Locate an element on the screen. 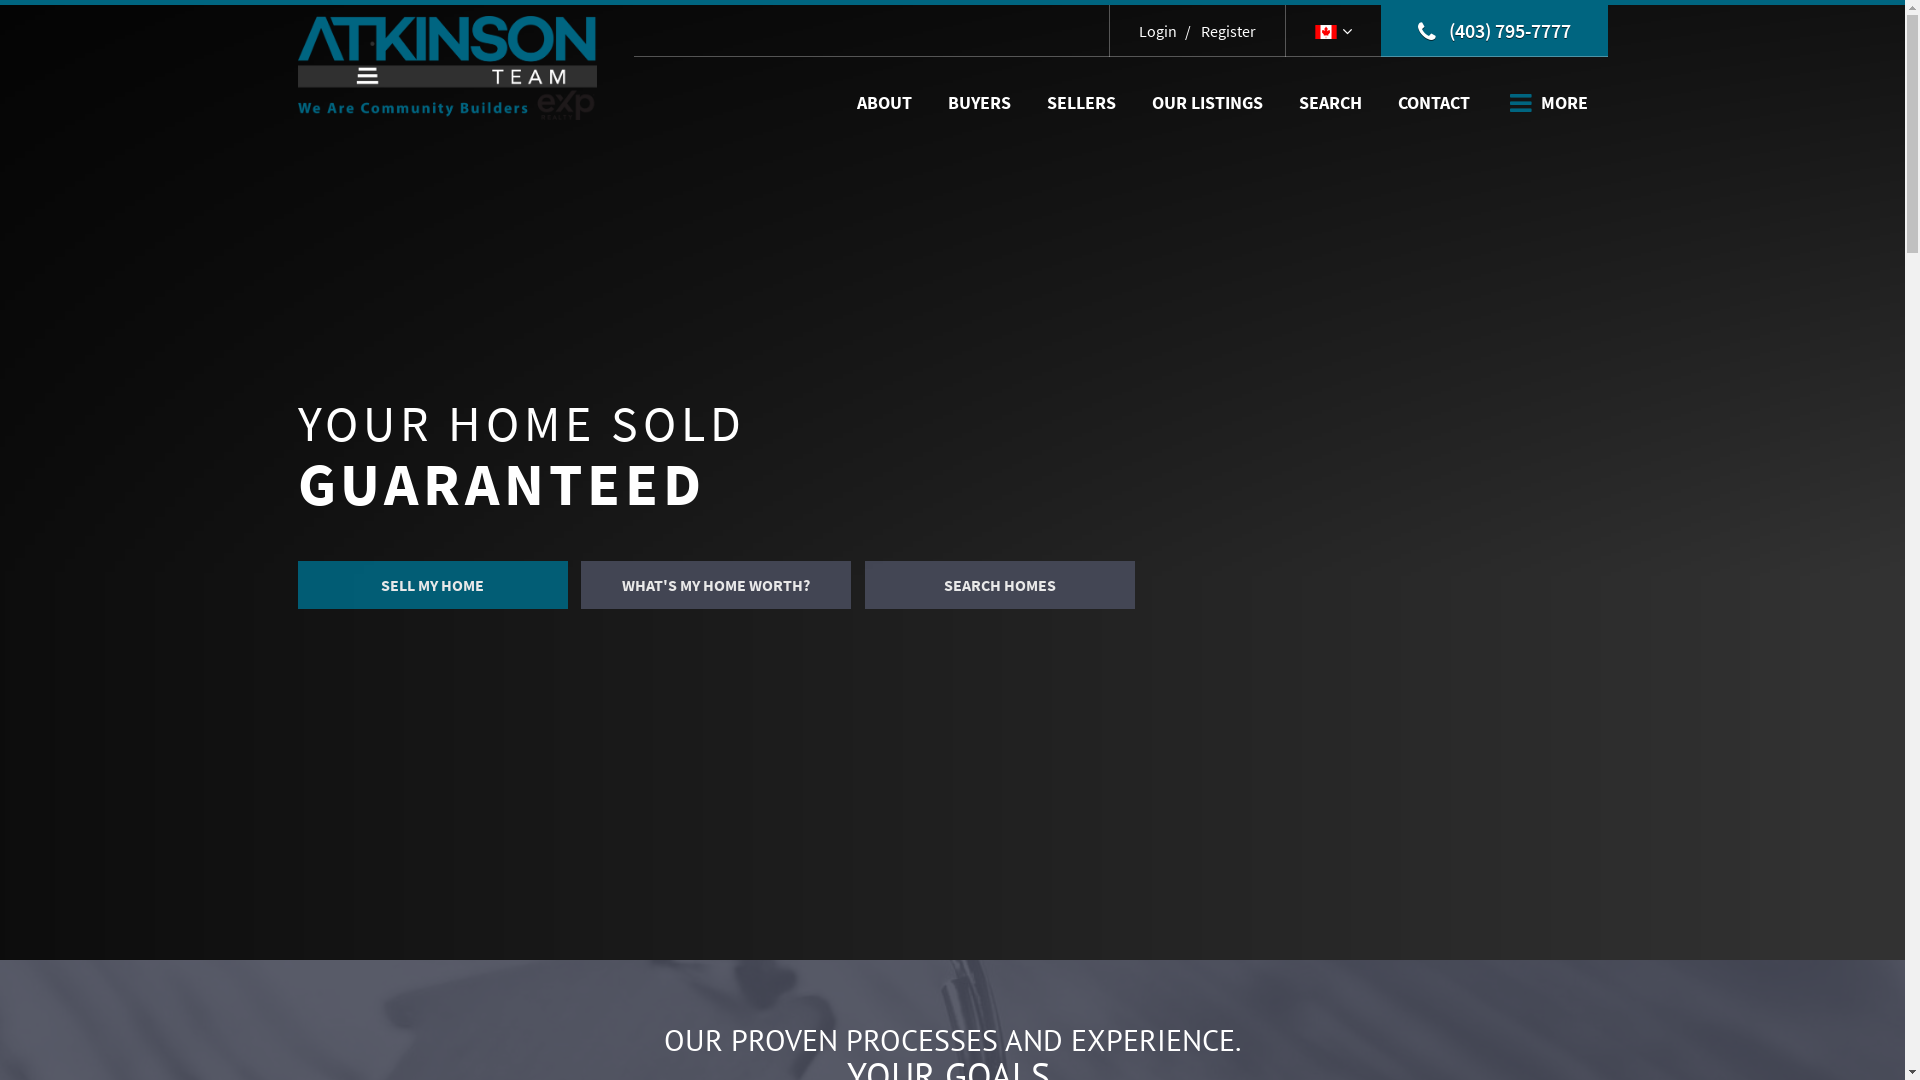 The image size is (1920, 1080). 'SELLERS' is located at coordinates (1079, 103).